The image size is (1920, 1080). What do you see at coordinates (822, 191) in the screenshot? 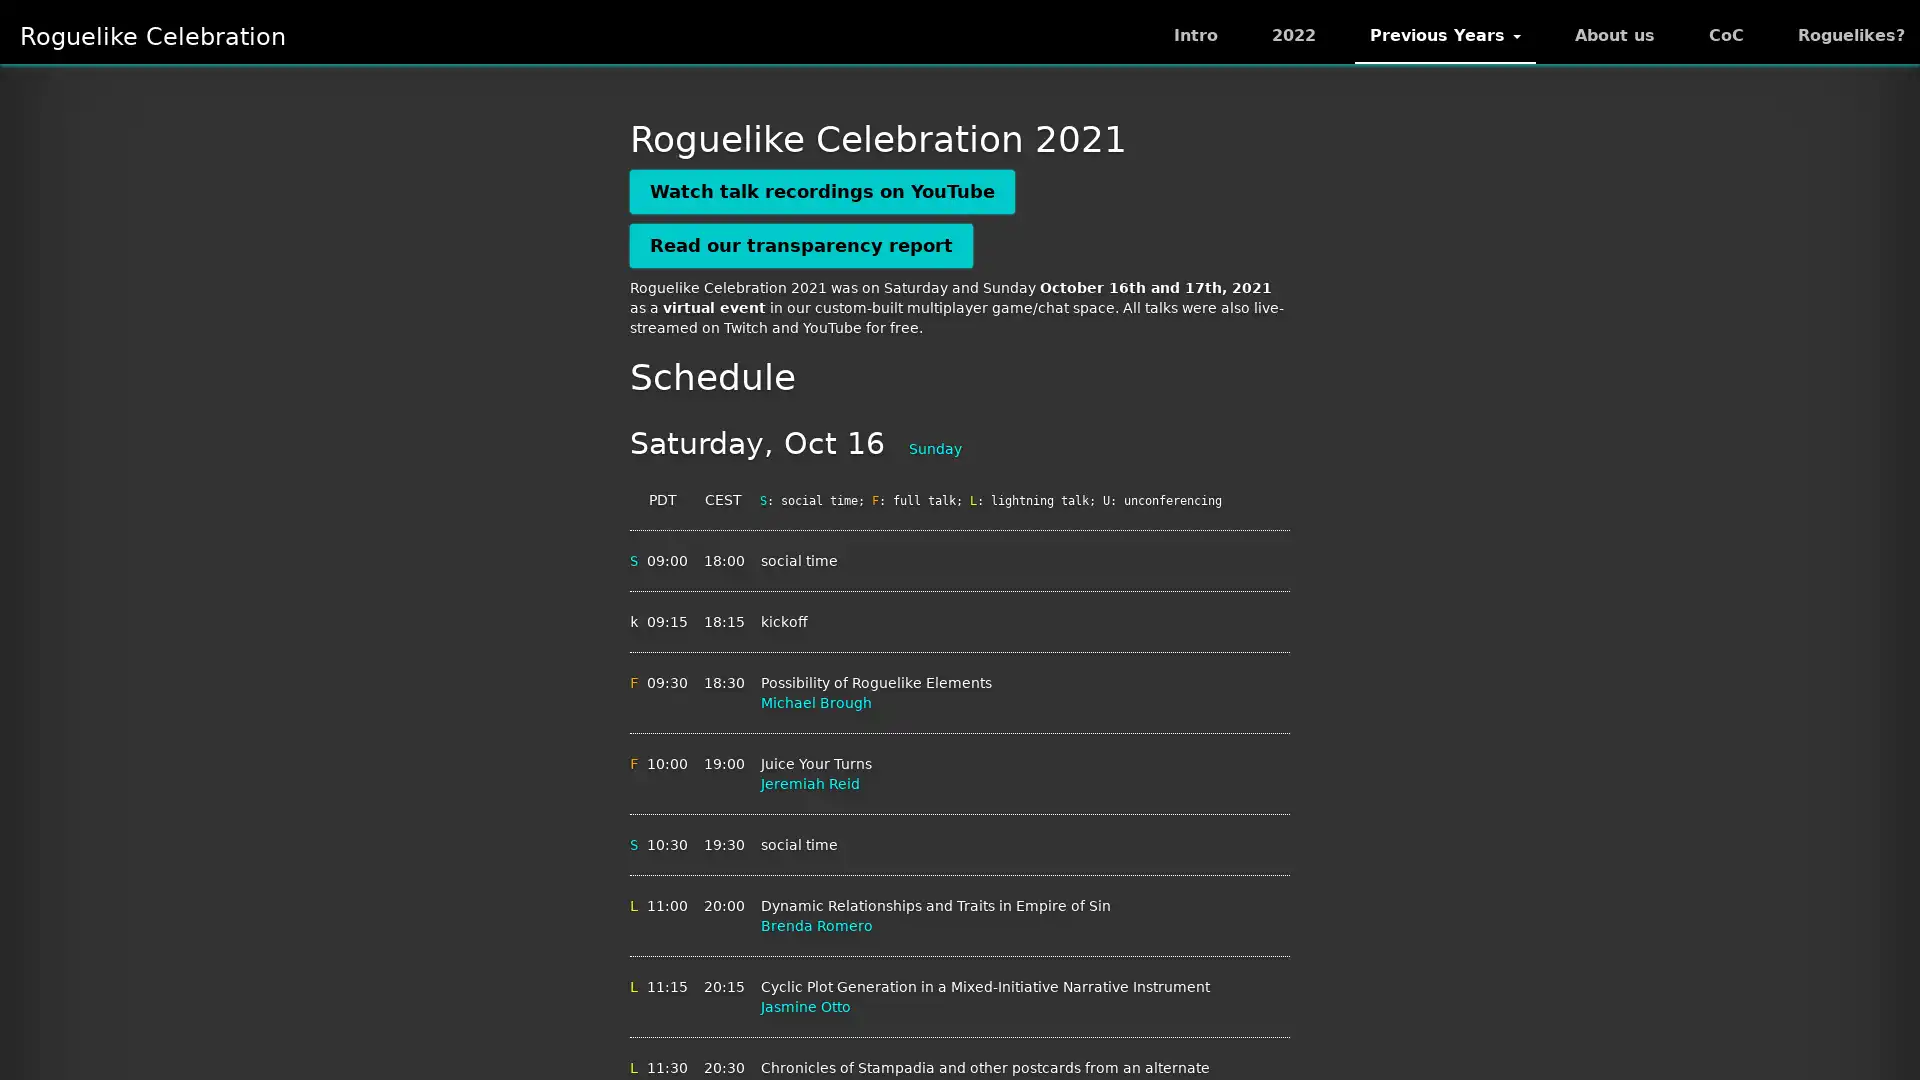
I see `Watch talk recordings on YouTube` at bounding box center [822, 191].